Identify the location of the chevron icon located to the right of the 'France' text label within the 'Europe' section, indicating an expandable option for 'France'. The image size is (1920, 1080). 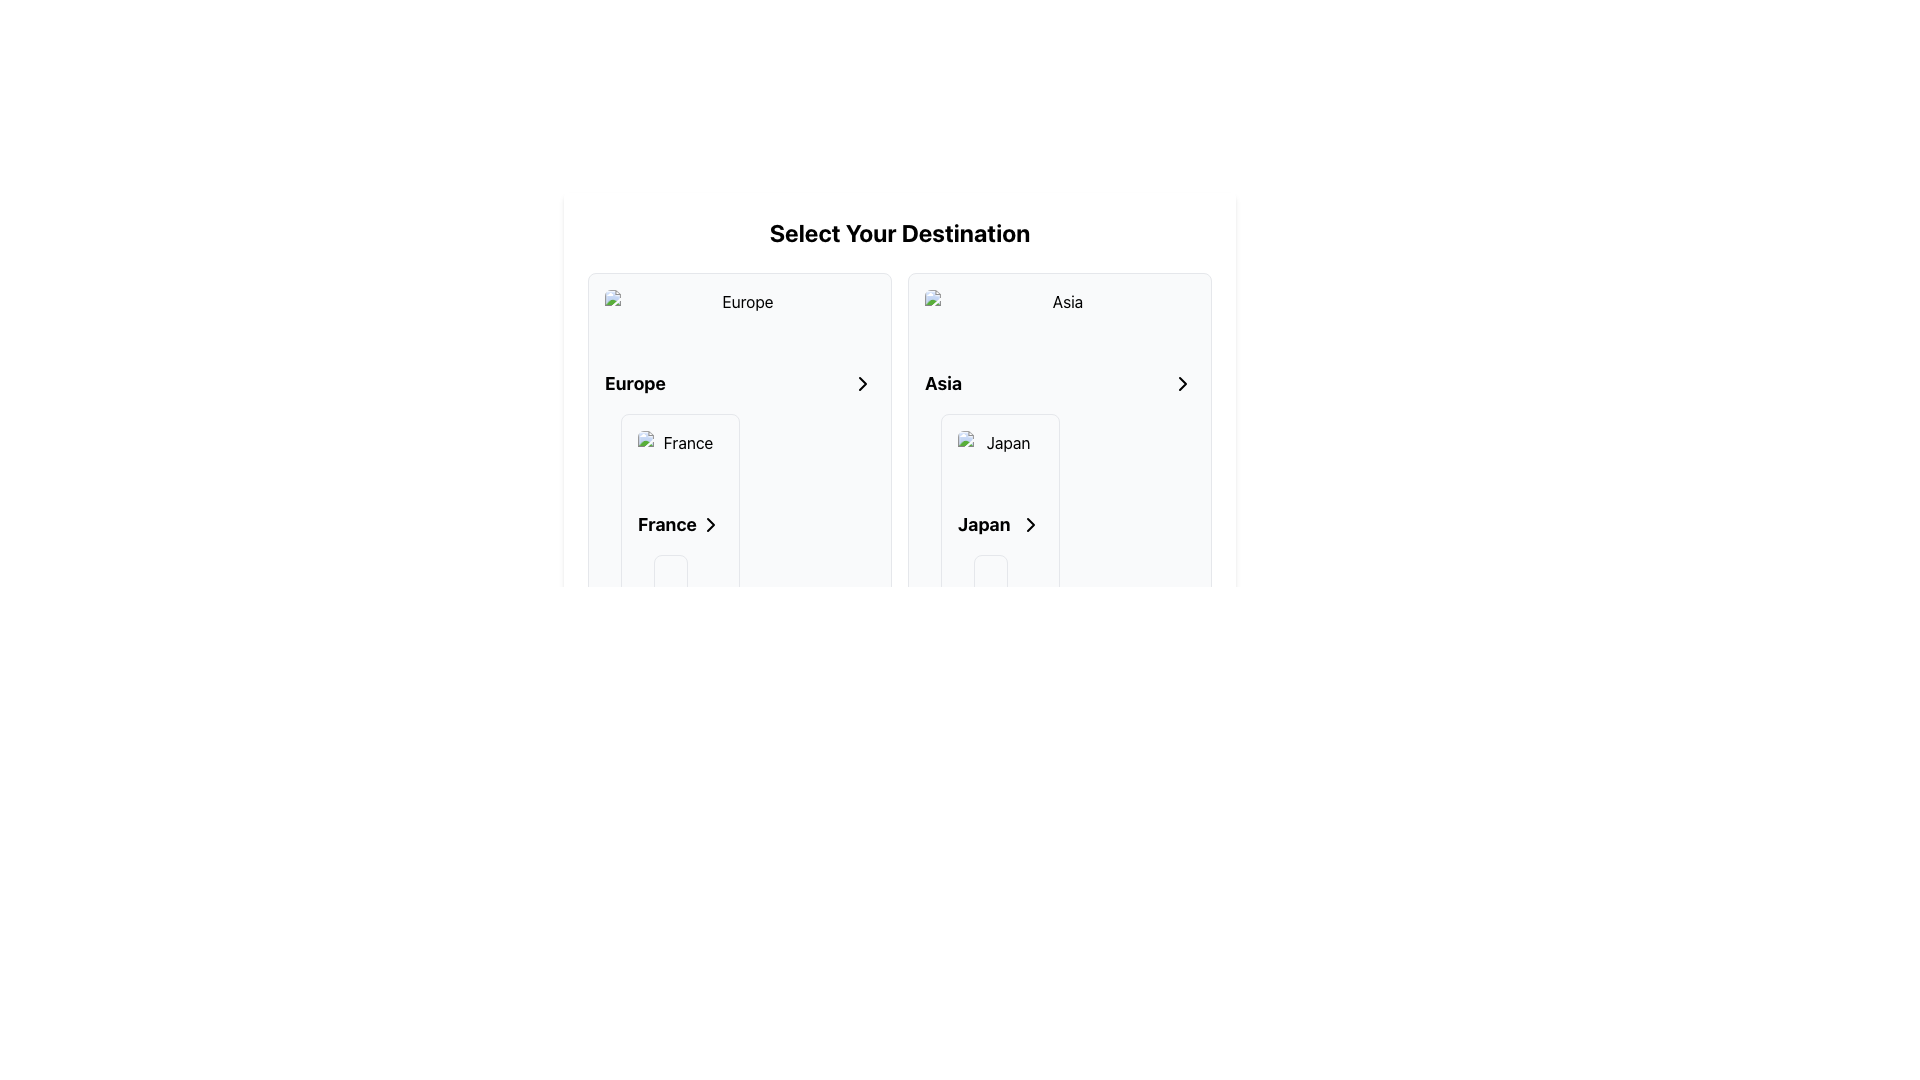
(710, 523).